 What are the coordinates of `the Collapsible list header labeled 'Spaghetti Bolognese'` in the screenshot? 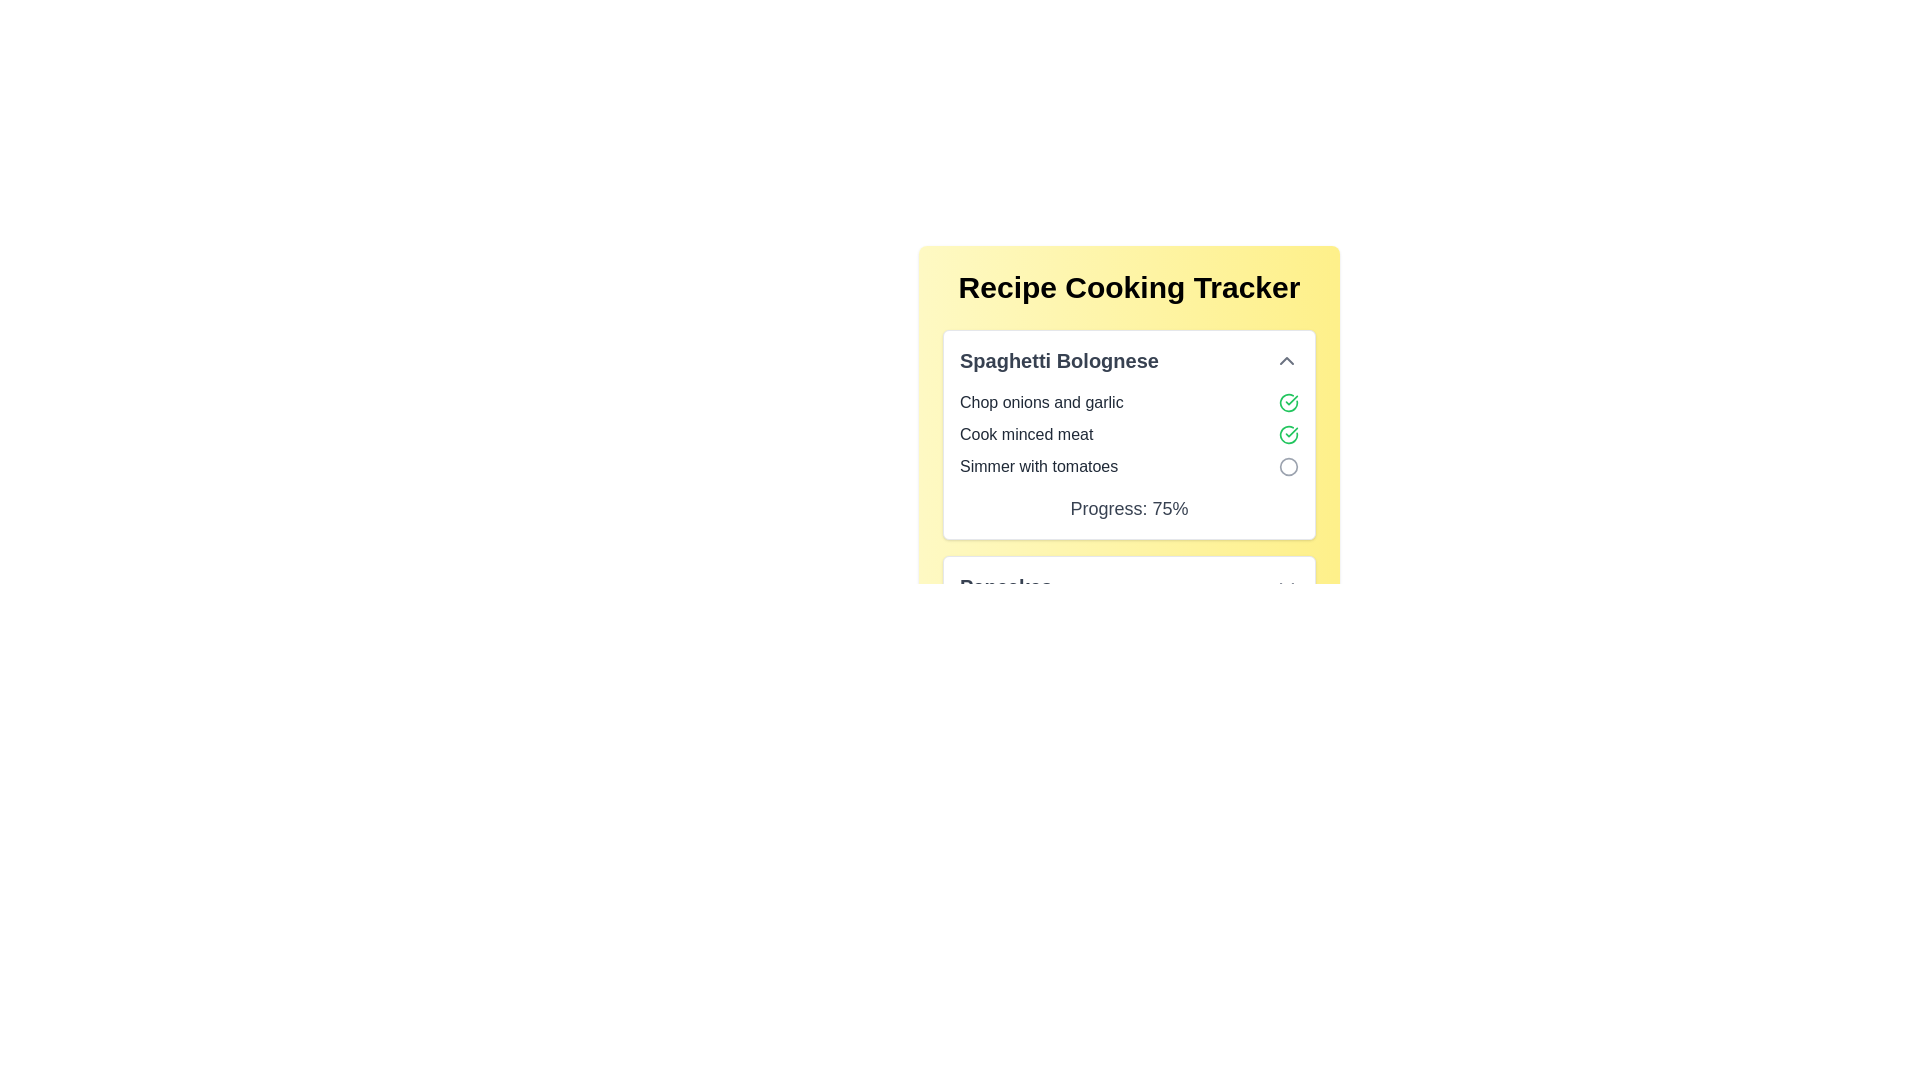 It's located at (1129, 361).